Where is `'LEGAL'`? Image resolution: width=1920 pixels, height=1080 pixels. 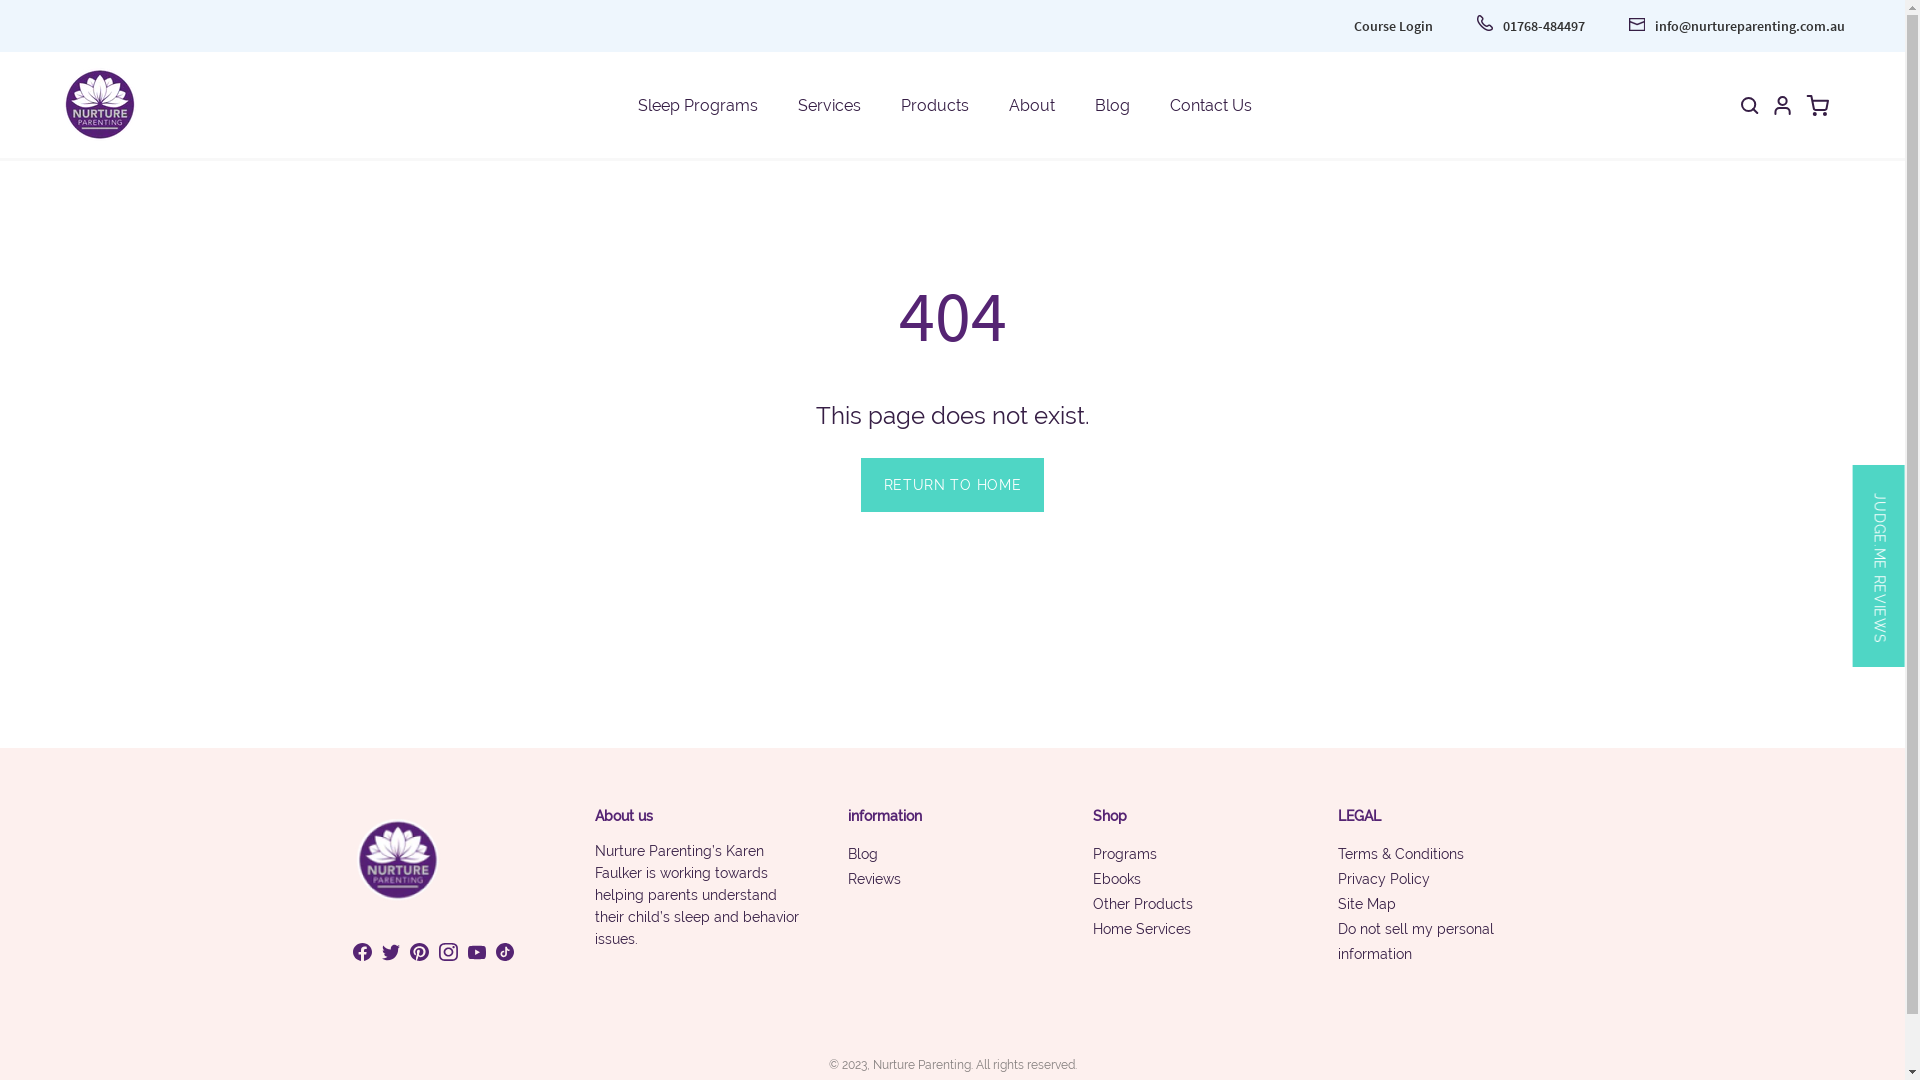
'LEGAL' is located at coordinates (1338, 817).